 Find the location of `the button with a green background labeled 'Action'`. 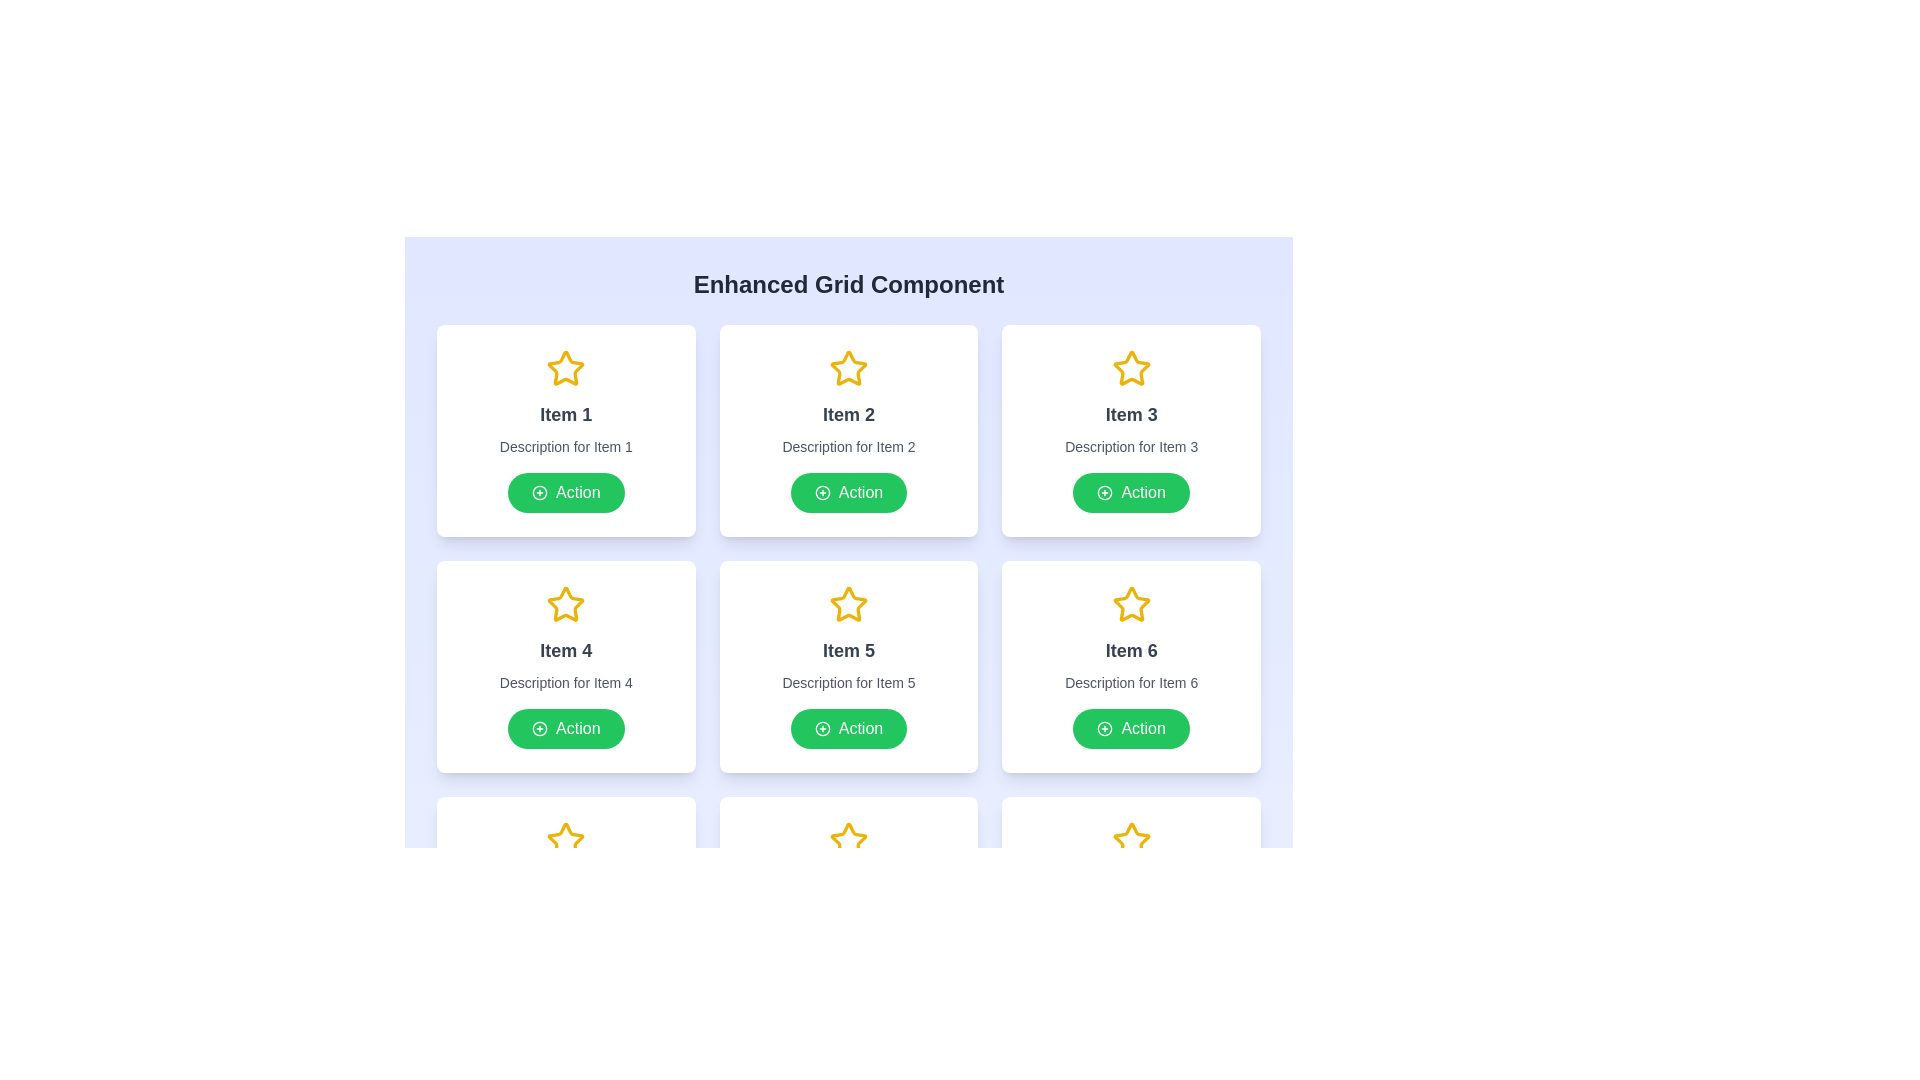

the button with a green background labeled 'Action' is located at coordinates (849, 493).